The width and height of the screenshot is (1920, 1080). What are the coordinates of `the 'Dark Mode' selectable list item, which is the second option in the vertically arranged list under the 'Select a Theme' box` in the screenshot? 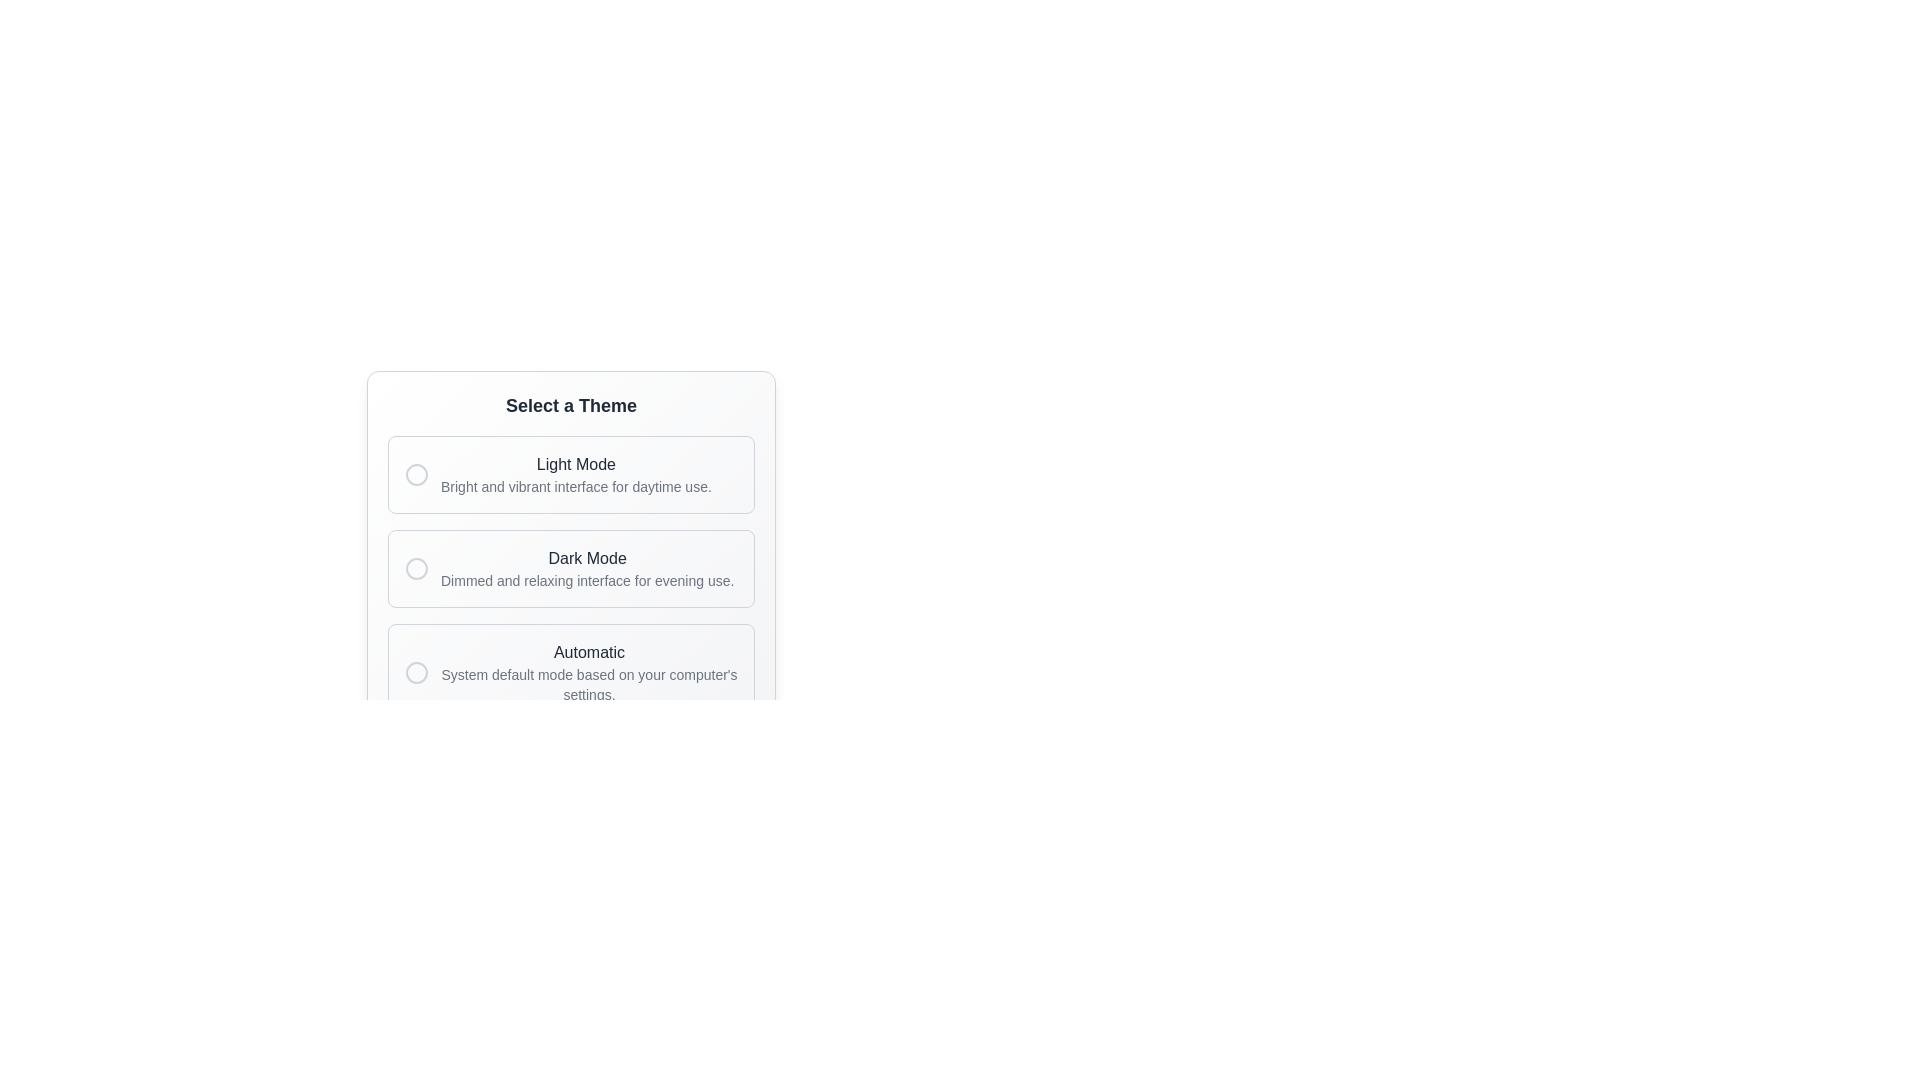 It's located at (570, 569).